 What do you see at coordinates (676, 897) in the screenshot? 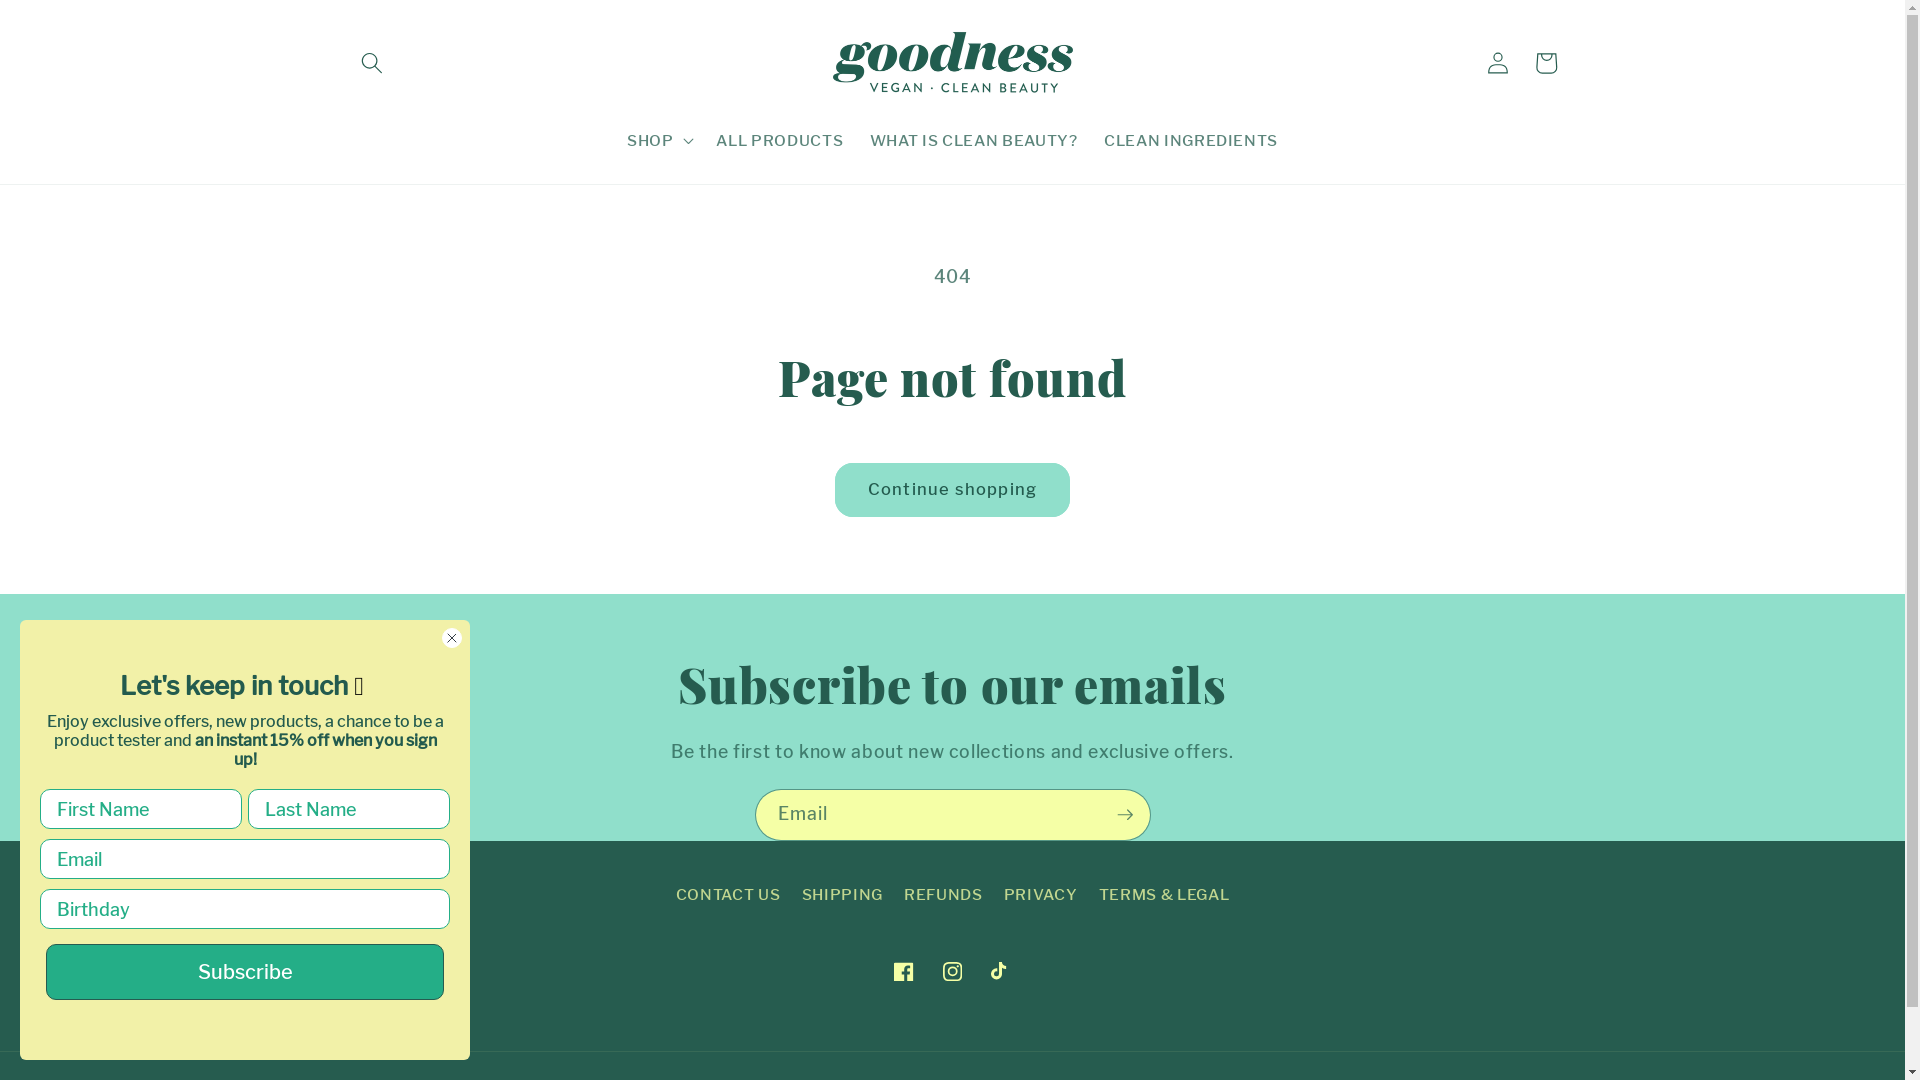
I see `'CONTACT US'` at bounding box center [676, 897].